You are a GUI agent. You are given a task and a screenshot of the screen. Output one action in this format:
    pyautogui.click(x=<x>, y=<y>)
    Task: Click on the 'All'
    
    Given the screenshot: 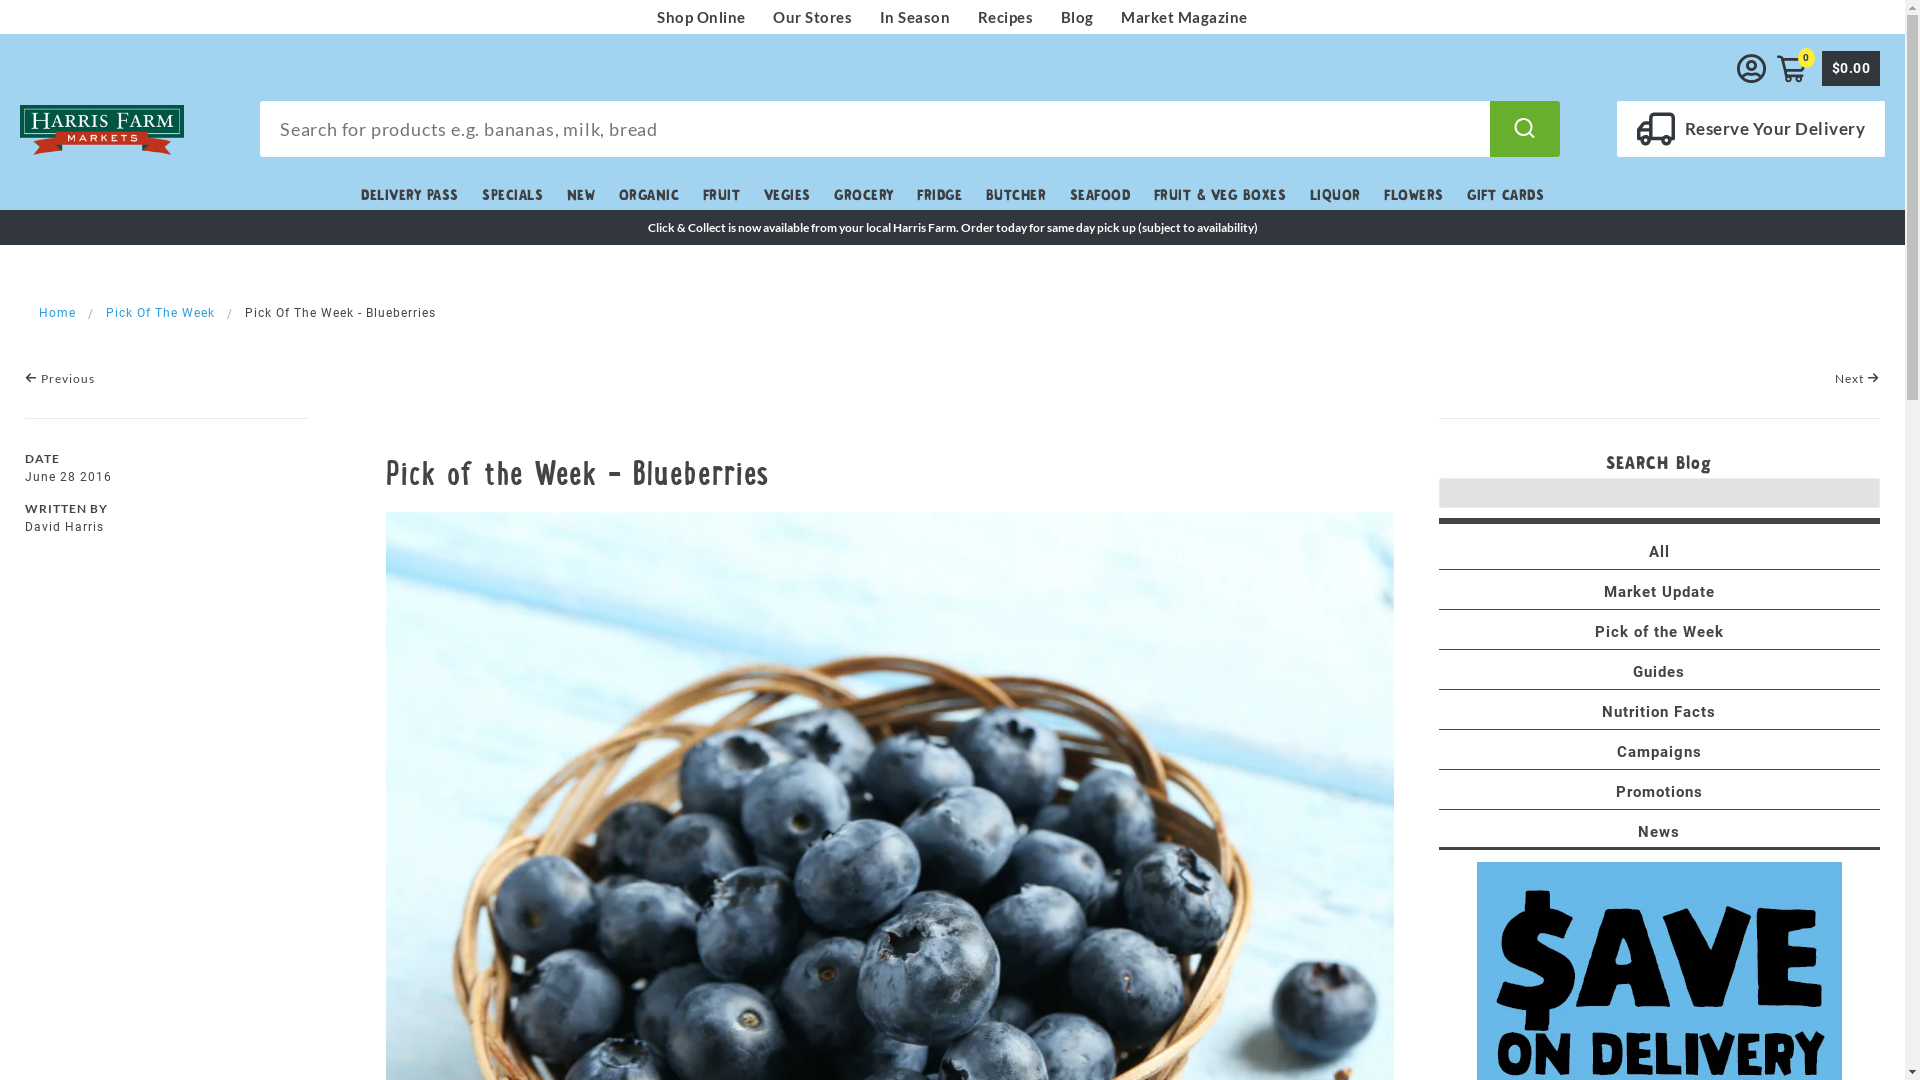 What is the action you would take?
    pyautogui.click(x=1649, y=551)
    